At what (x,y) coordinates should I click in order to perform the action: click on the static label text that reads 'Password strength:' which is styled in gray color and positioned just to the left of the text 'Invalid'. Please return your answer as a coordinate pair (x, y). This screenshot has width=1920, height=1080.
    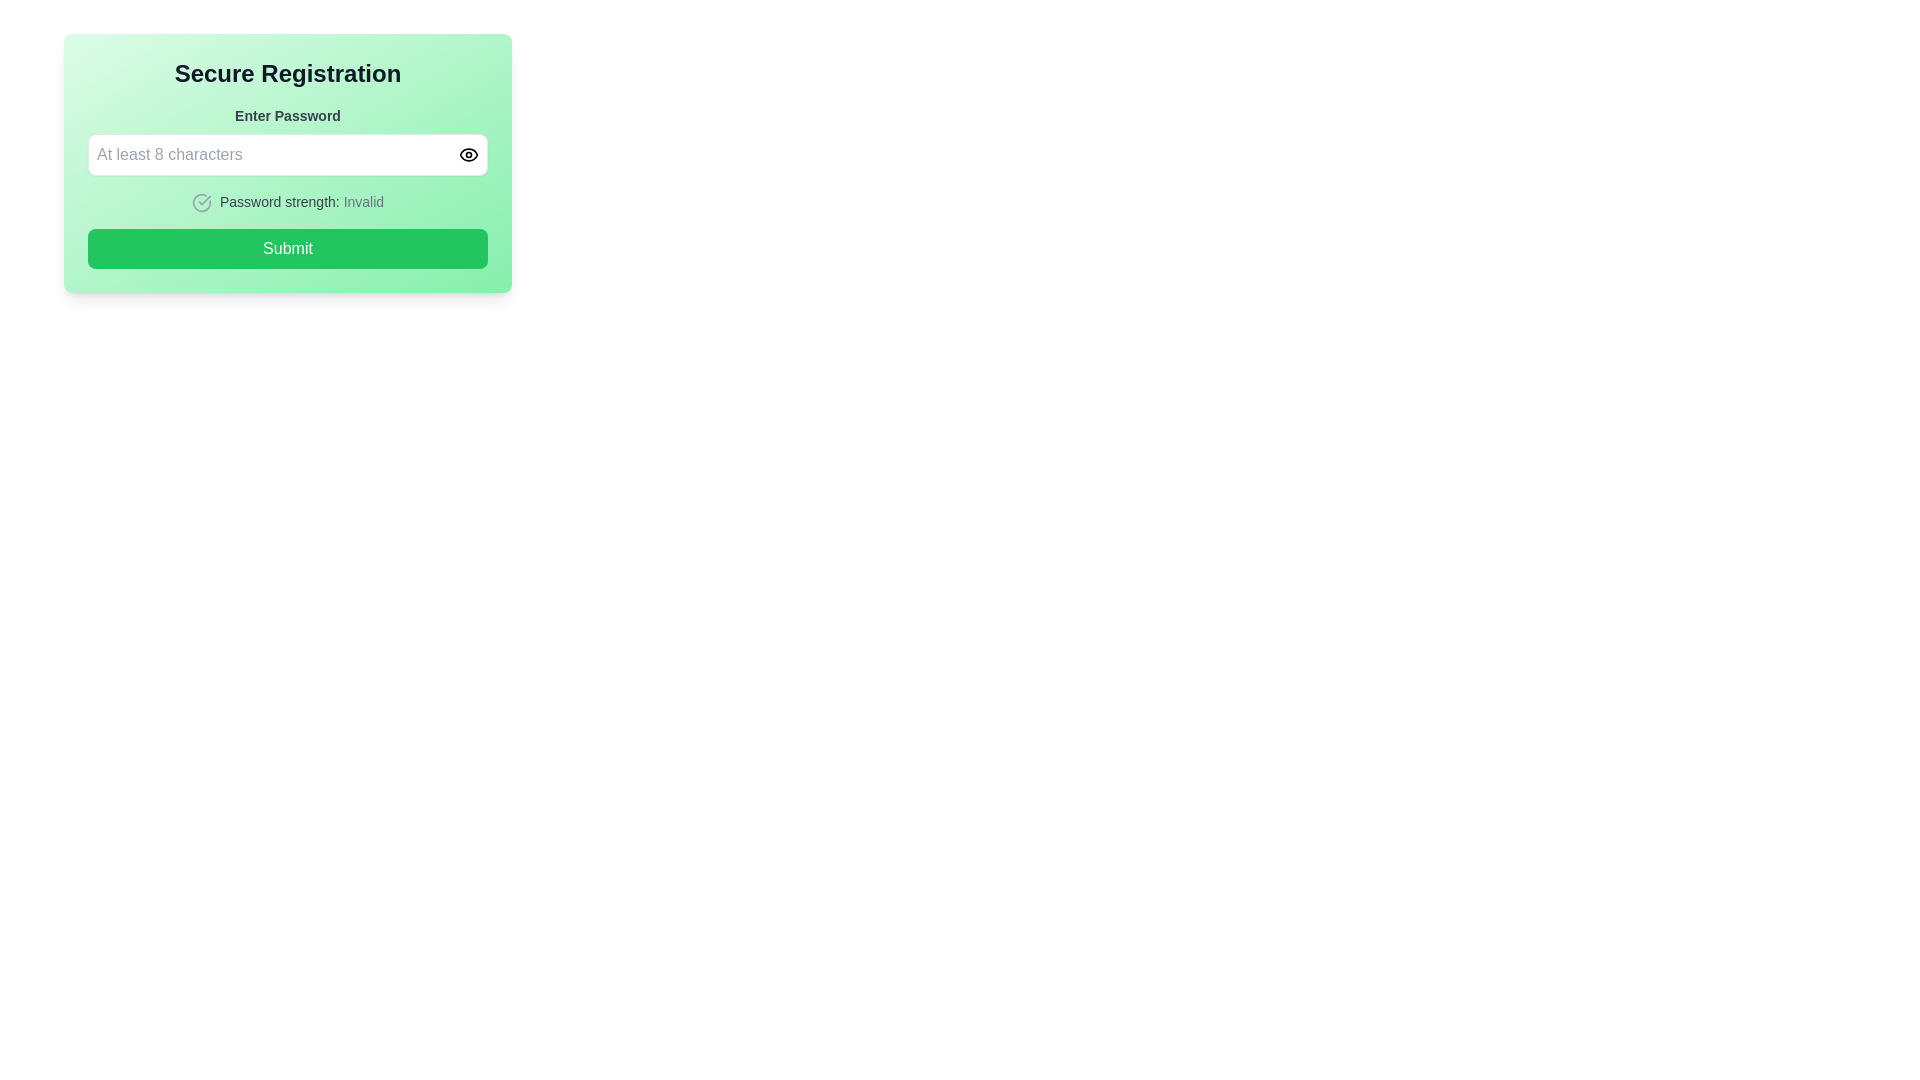
    Looking at the image, I should click on (280, 201).